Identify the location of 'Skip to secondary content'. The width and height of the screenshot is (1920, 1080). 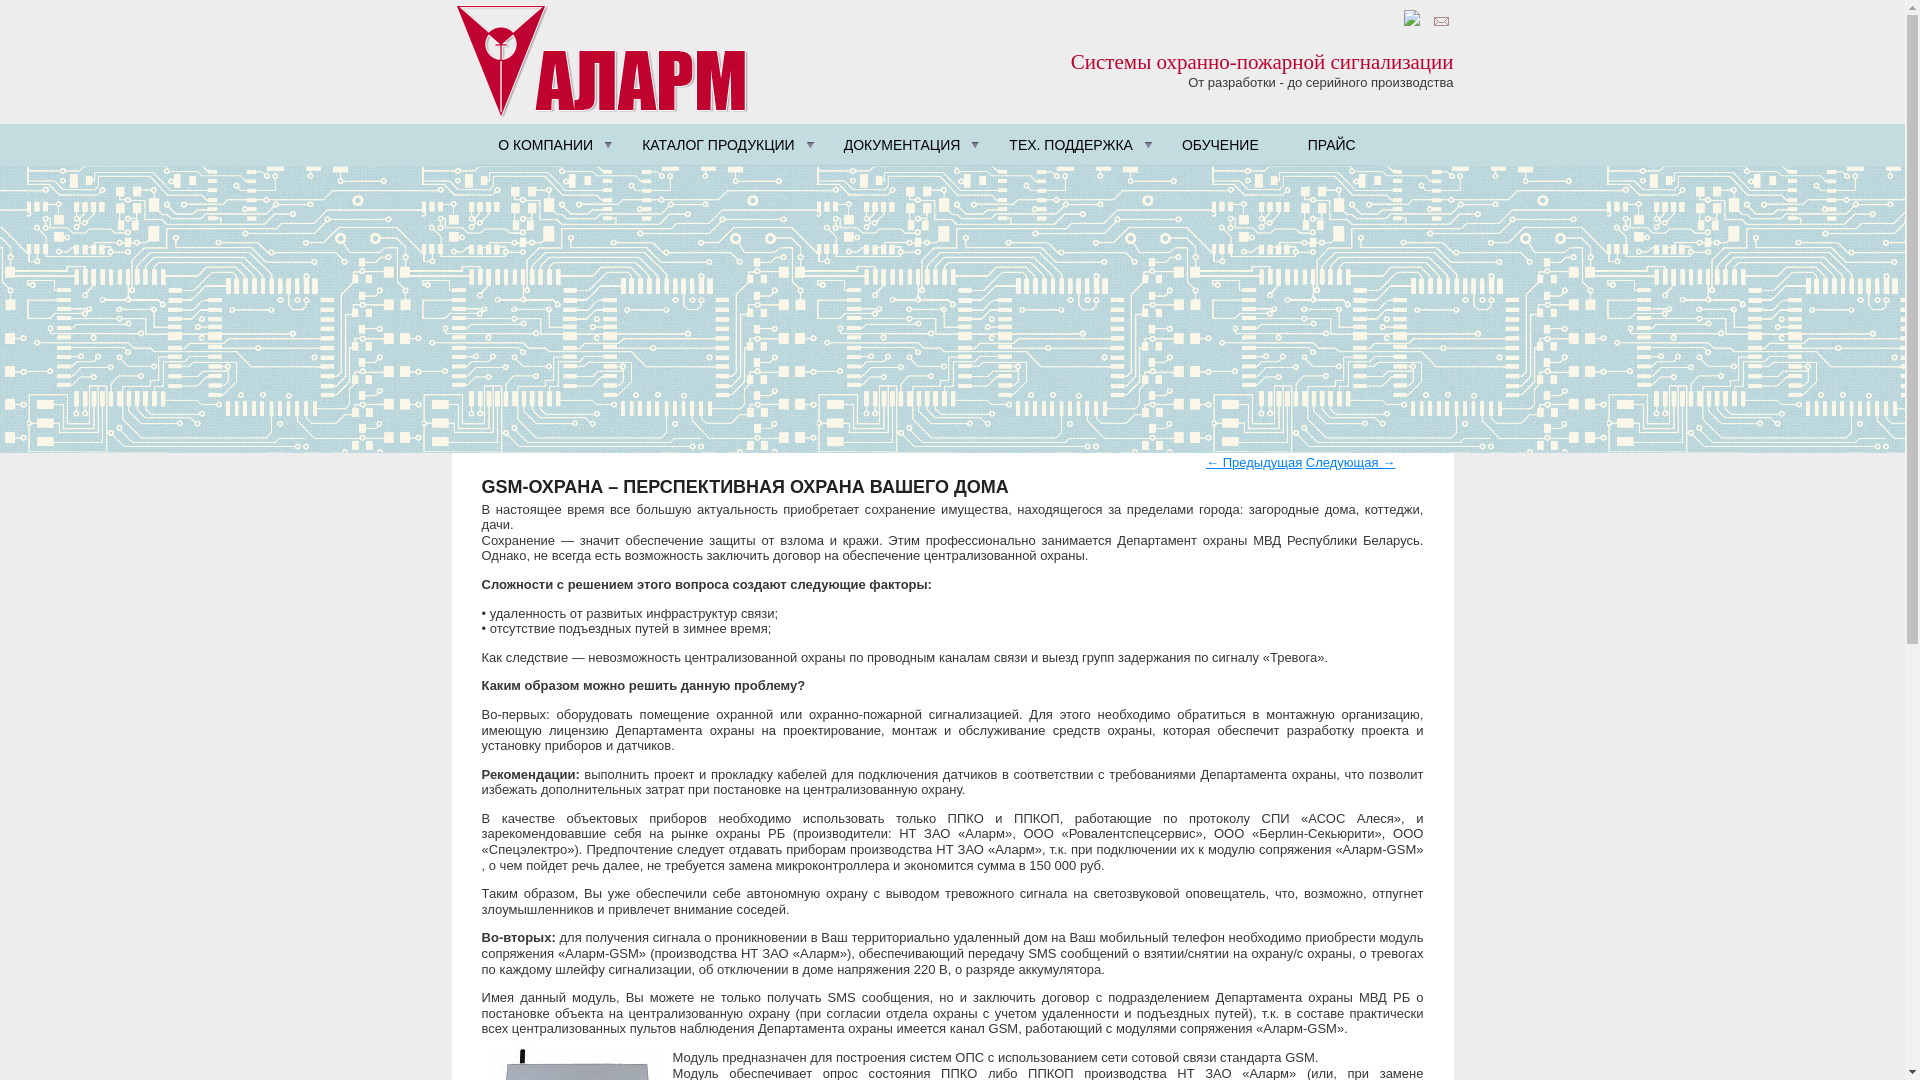
(556, 131).